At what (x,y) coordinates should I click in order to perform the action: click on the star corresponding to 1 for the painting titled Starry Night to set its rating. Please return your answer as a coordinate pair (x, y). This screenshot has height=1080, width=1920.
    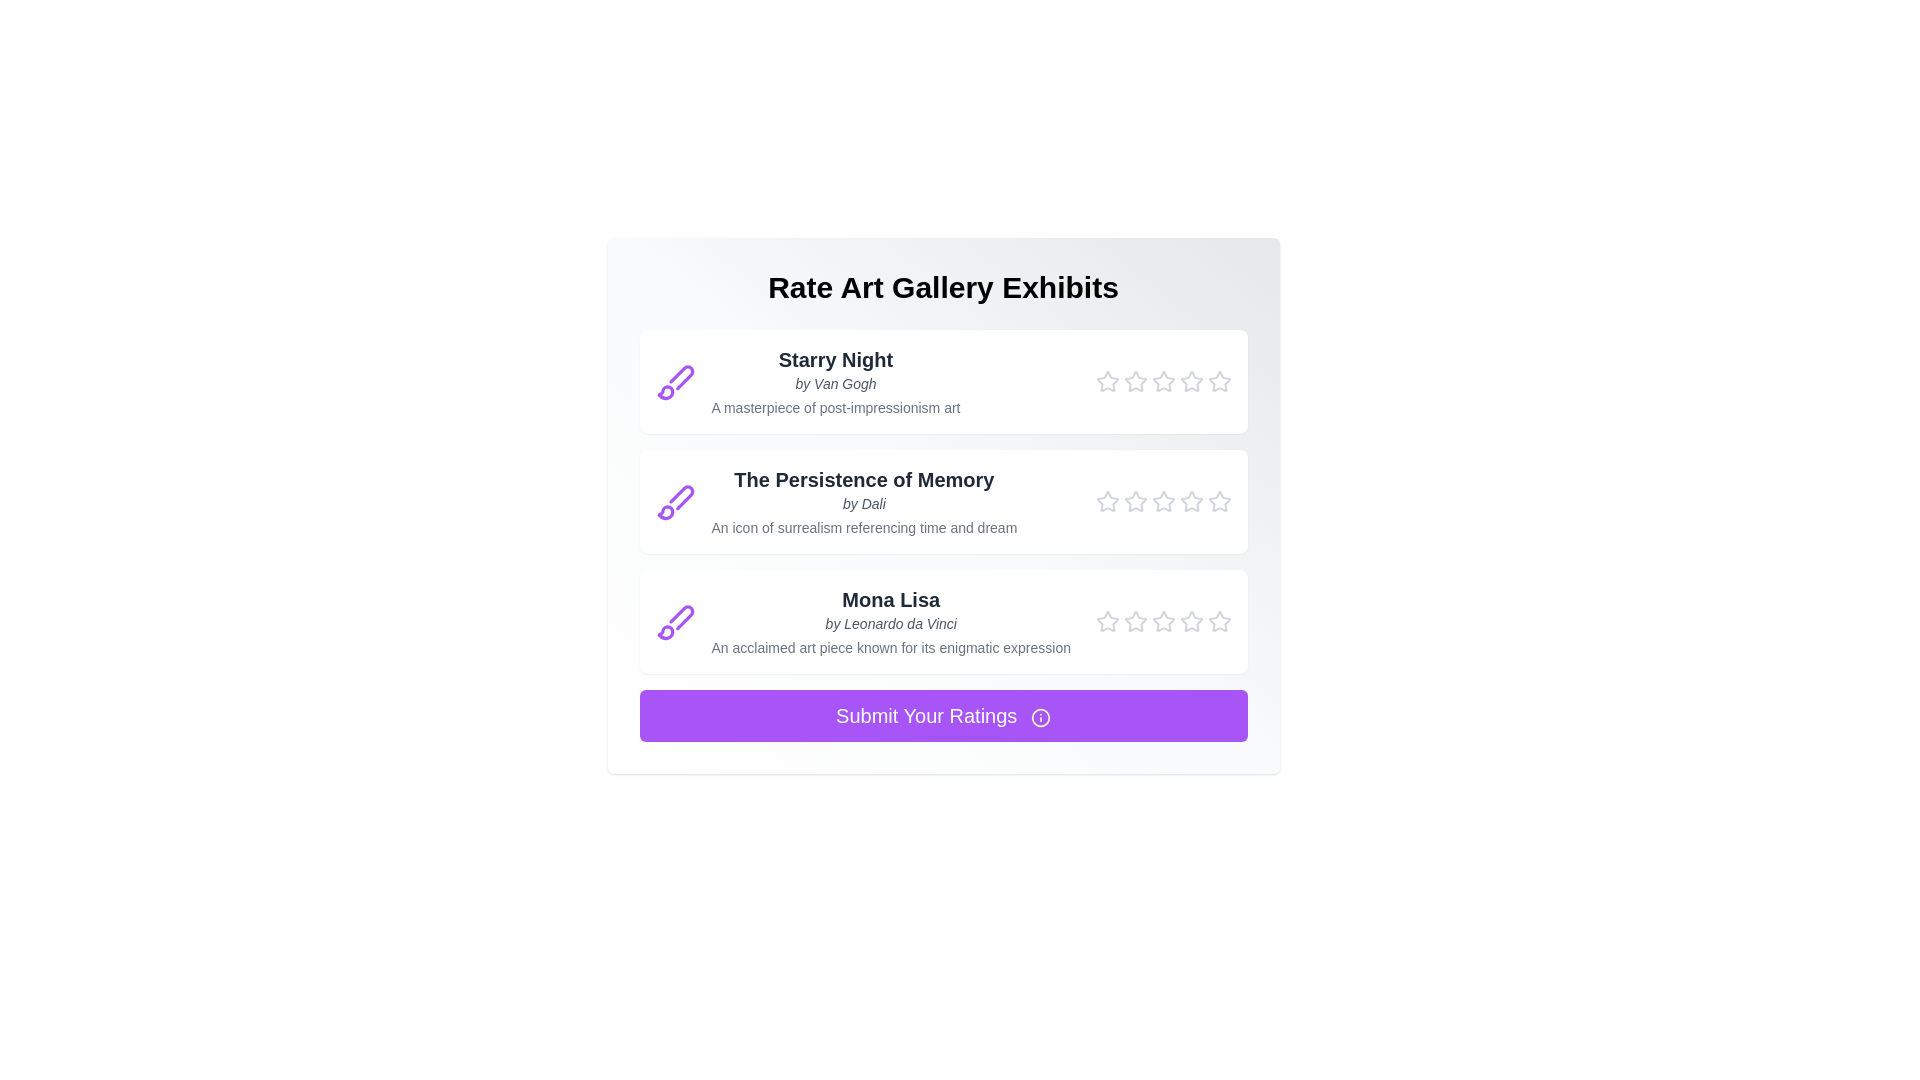
    Looking at the image, I should click on (1106, 381).